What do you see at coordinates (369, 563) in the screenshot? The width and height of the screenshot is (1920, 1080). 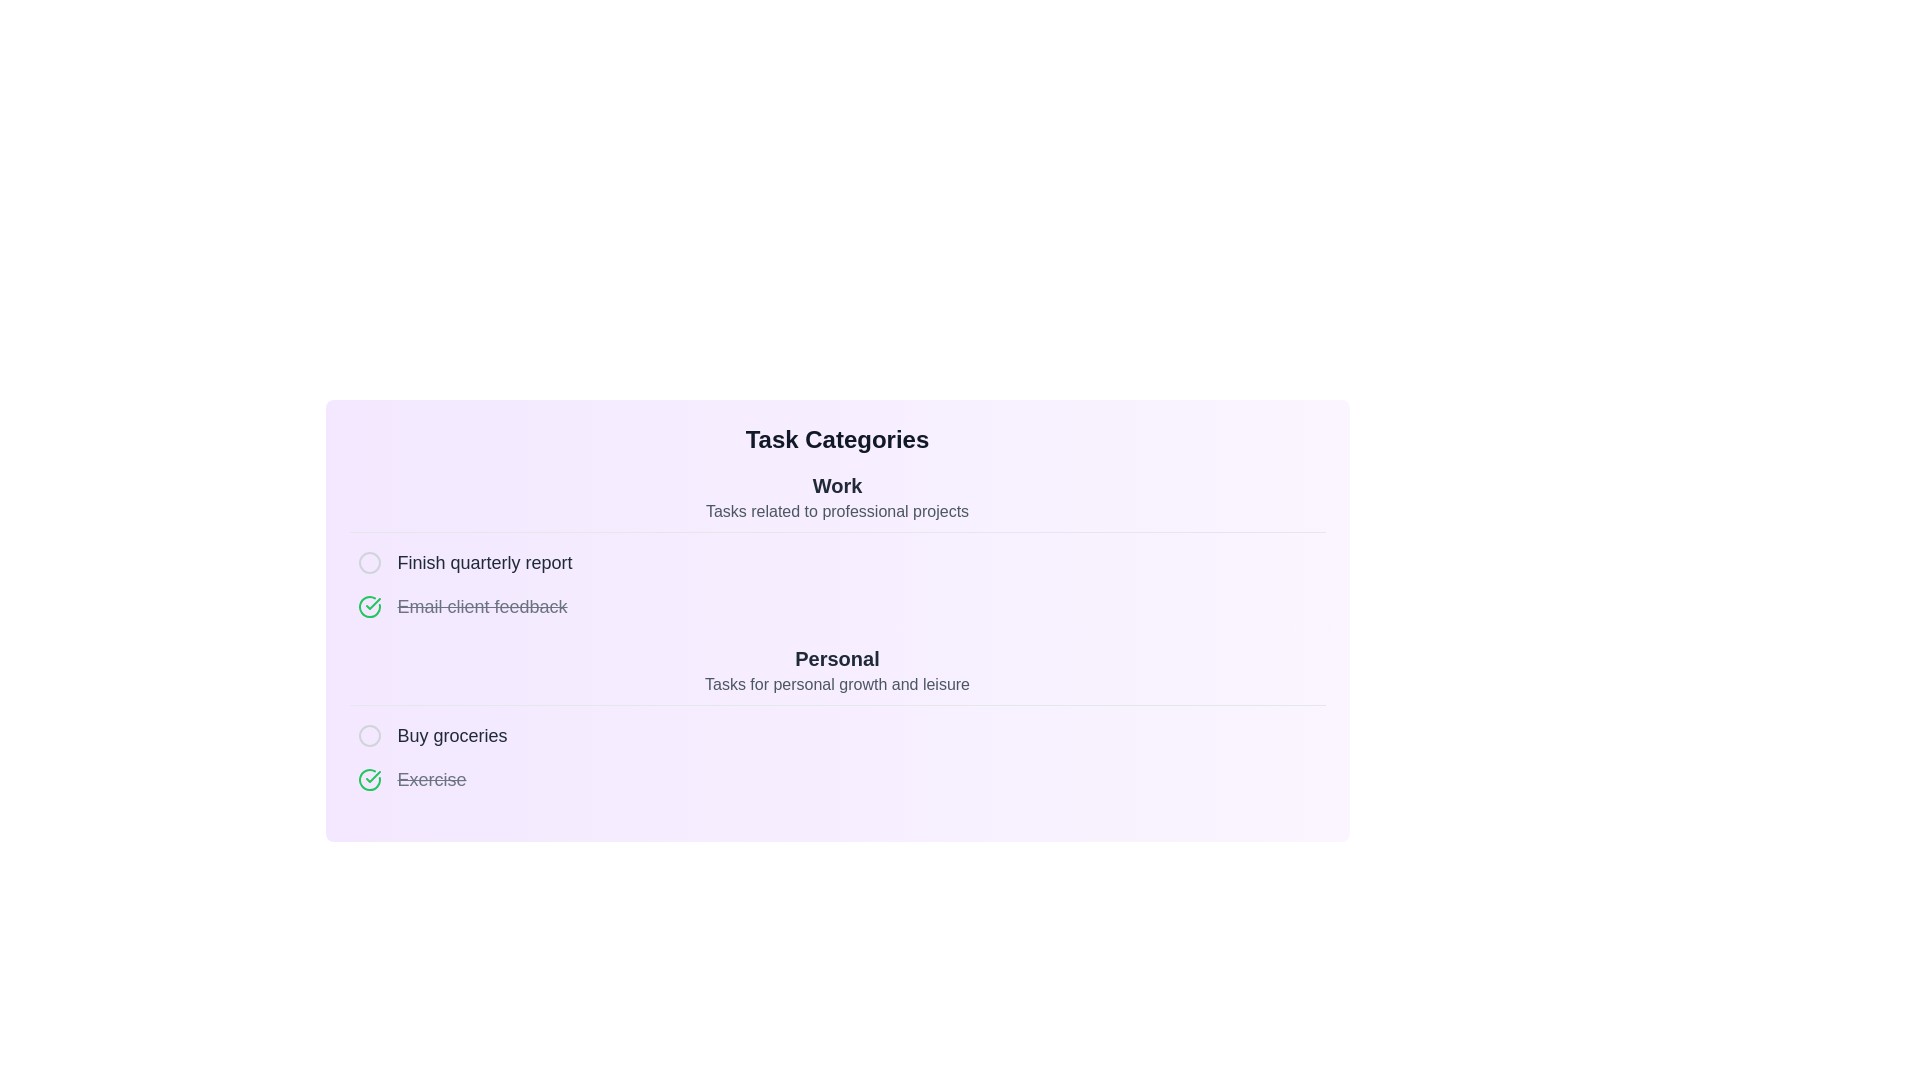 I see `the interactive checkbox located` at bounding box center [369, 563].